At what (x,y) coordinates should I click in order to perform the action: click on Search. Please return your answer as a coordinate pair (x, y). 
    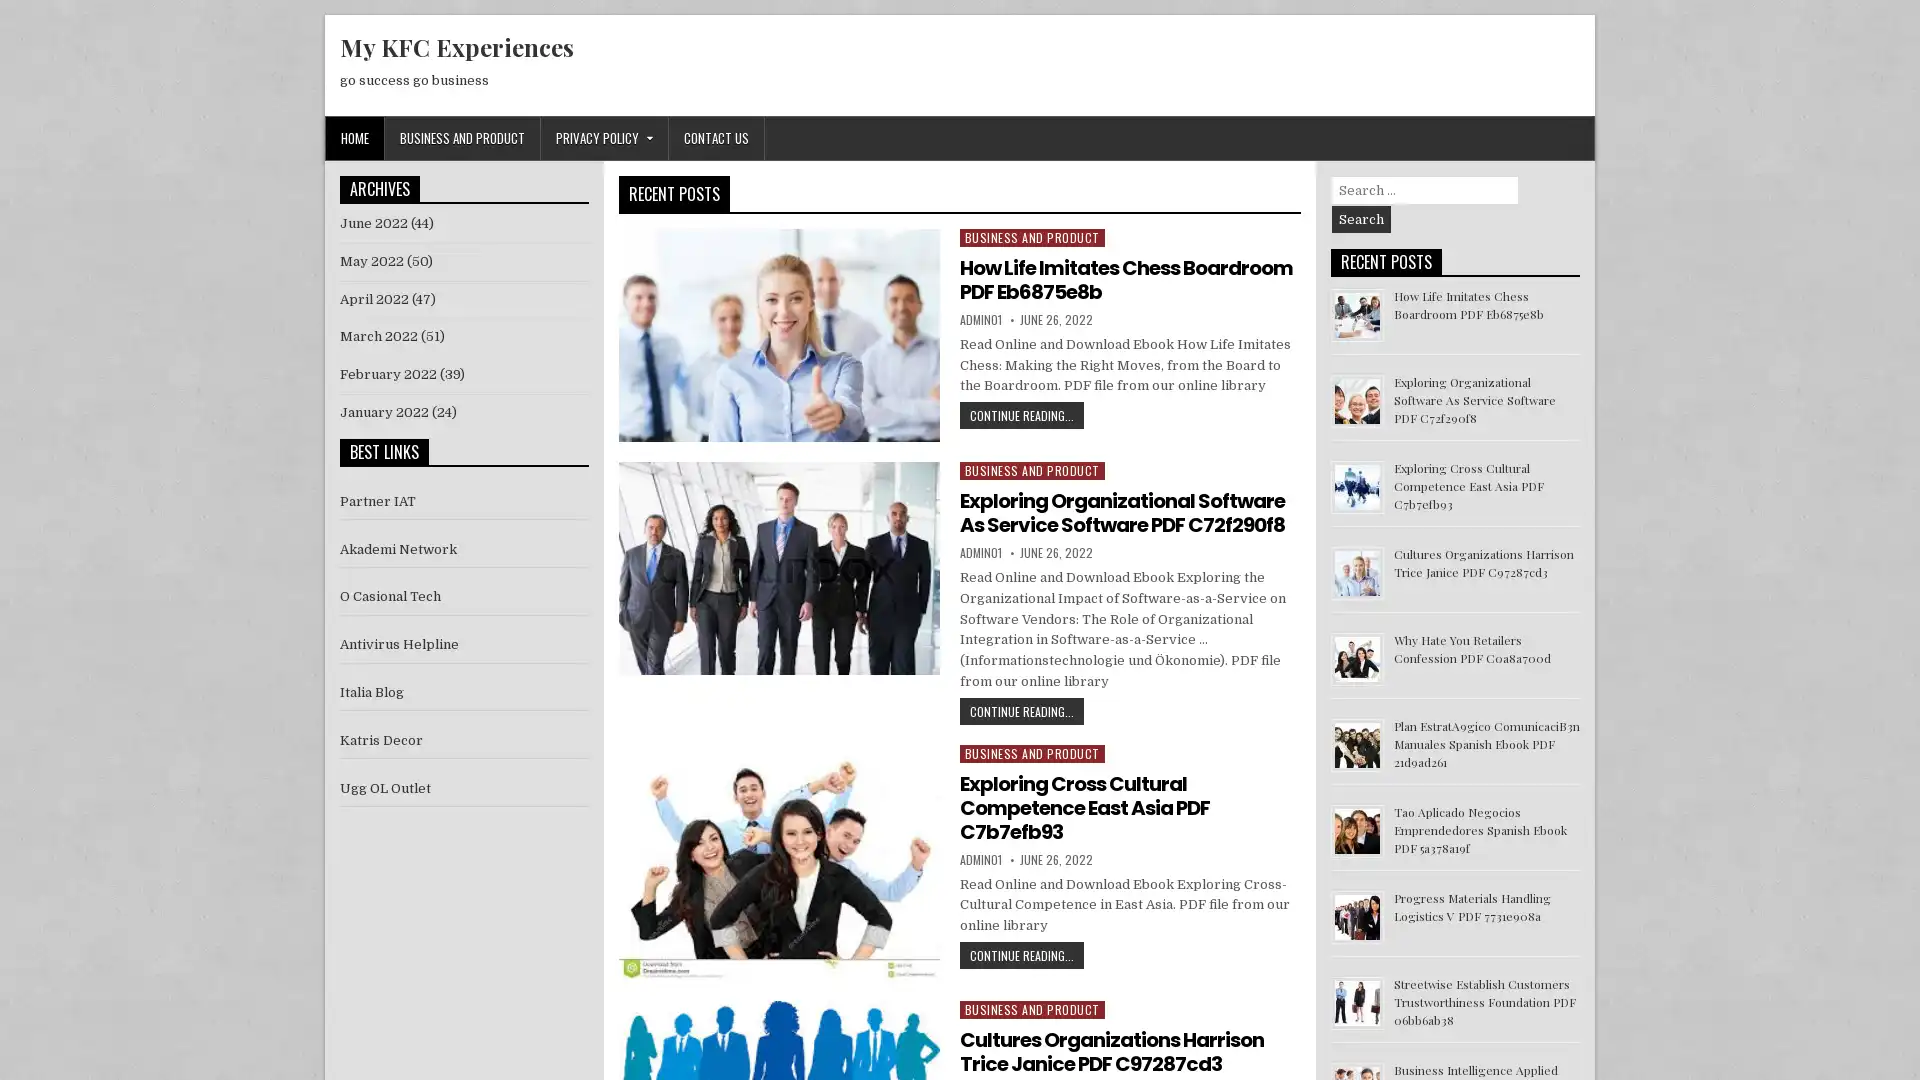
    Looking at the image, I should click on (1360, 219).